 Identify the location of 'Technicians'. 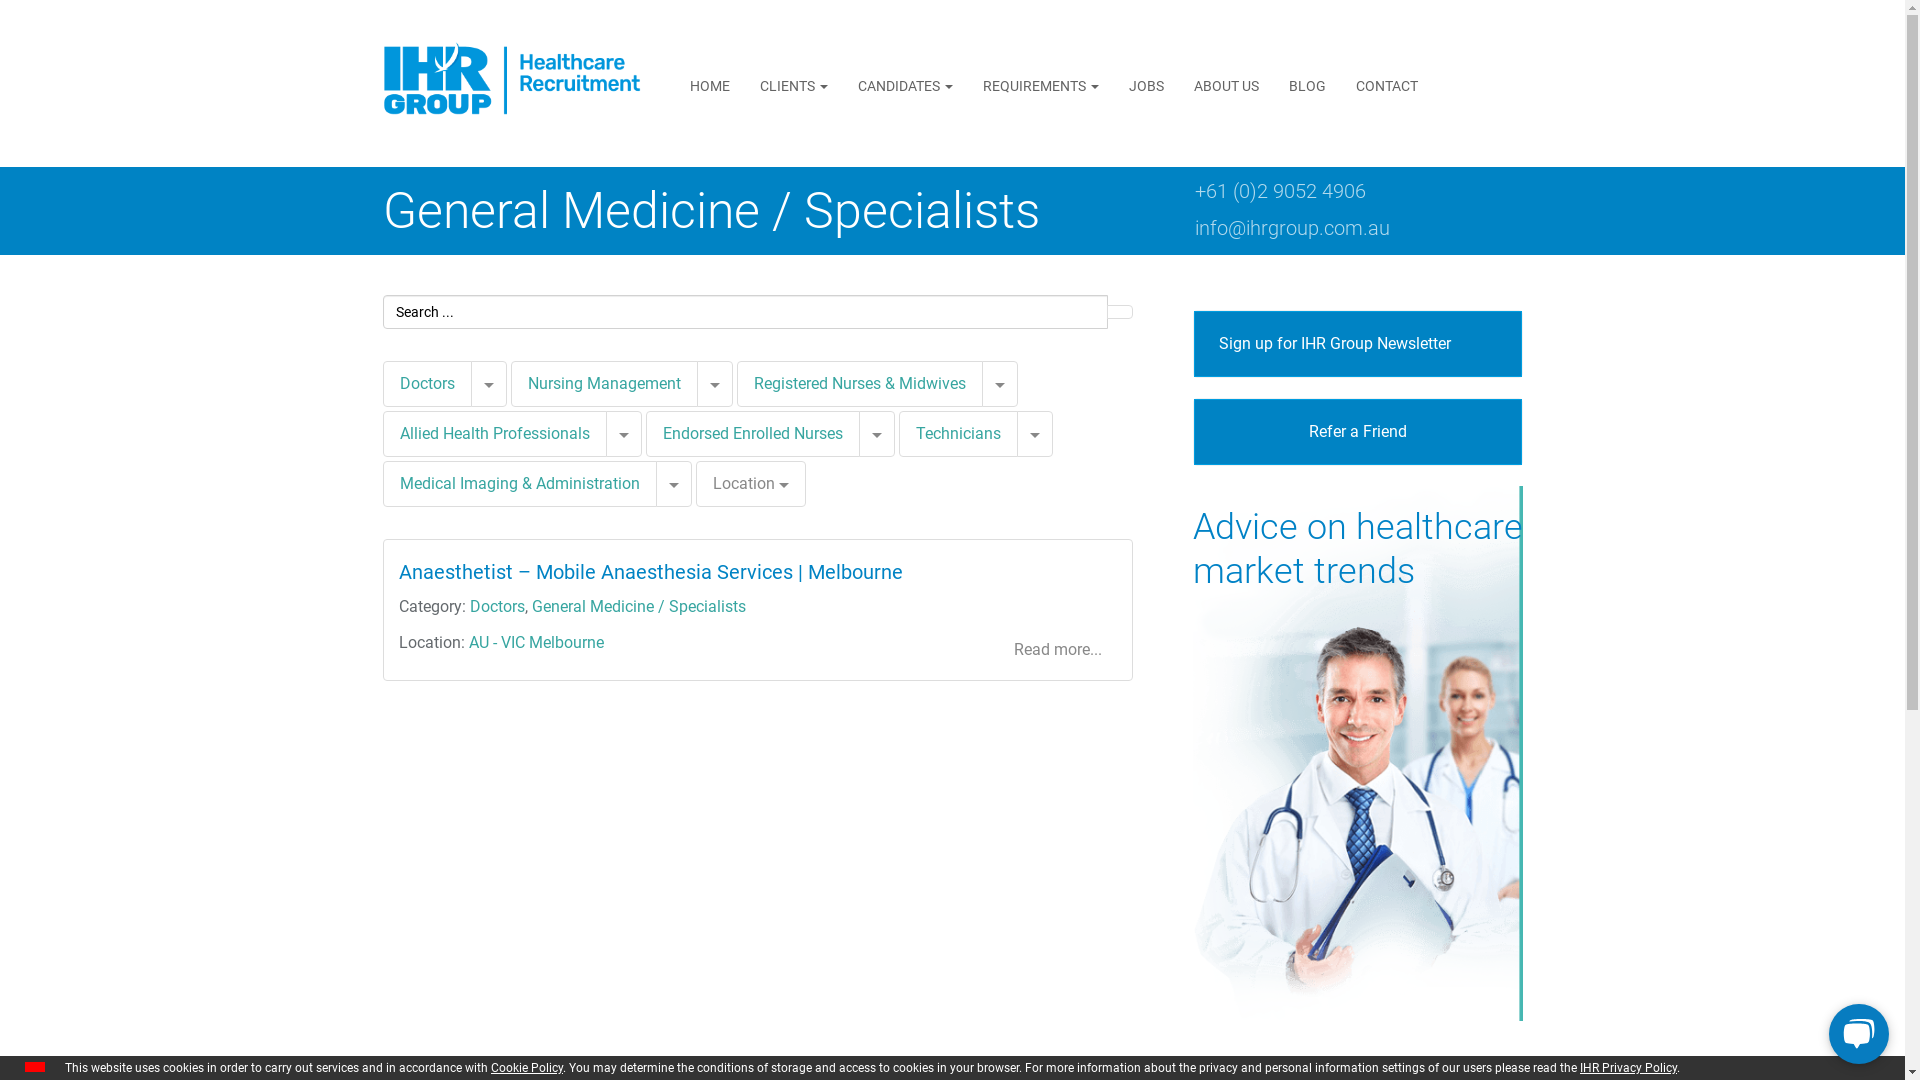
(956, 433).